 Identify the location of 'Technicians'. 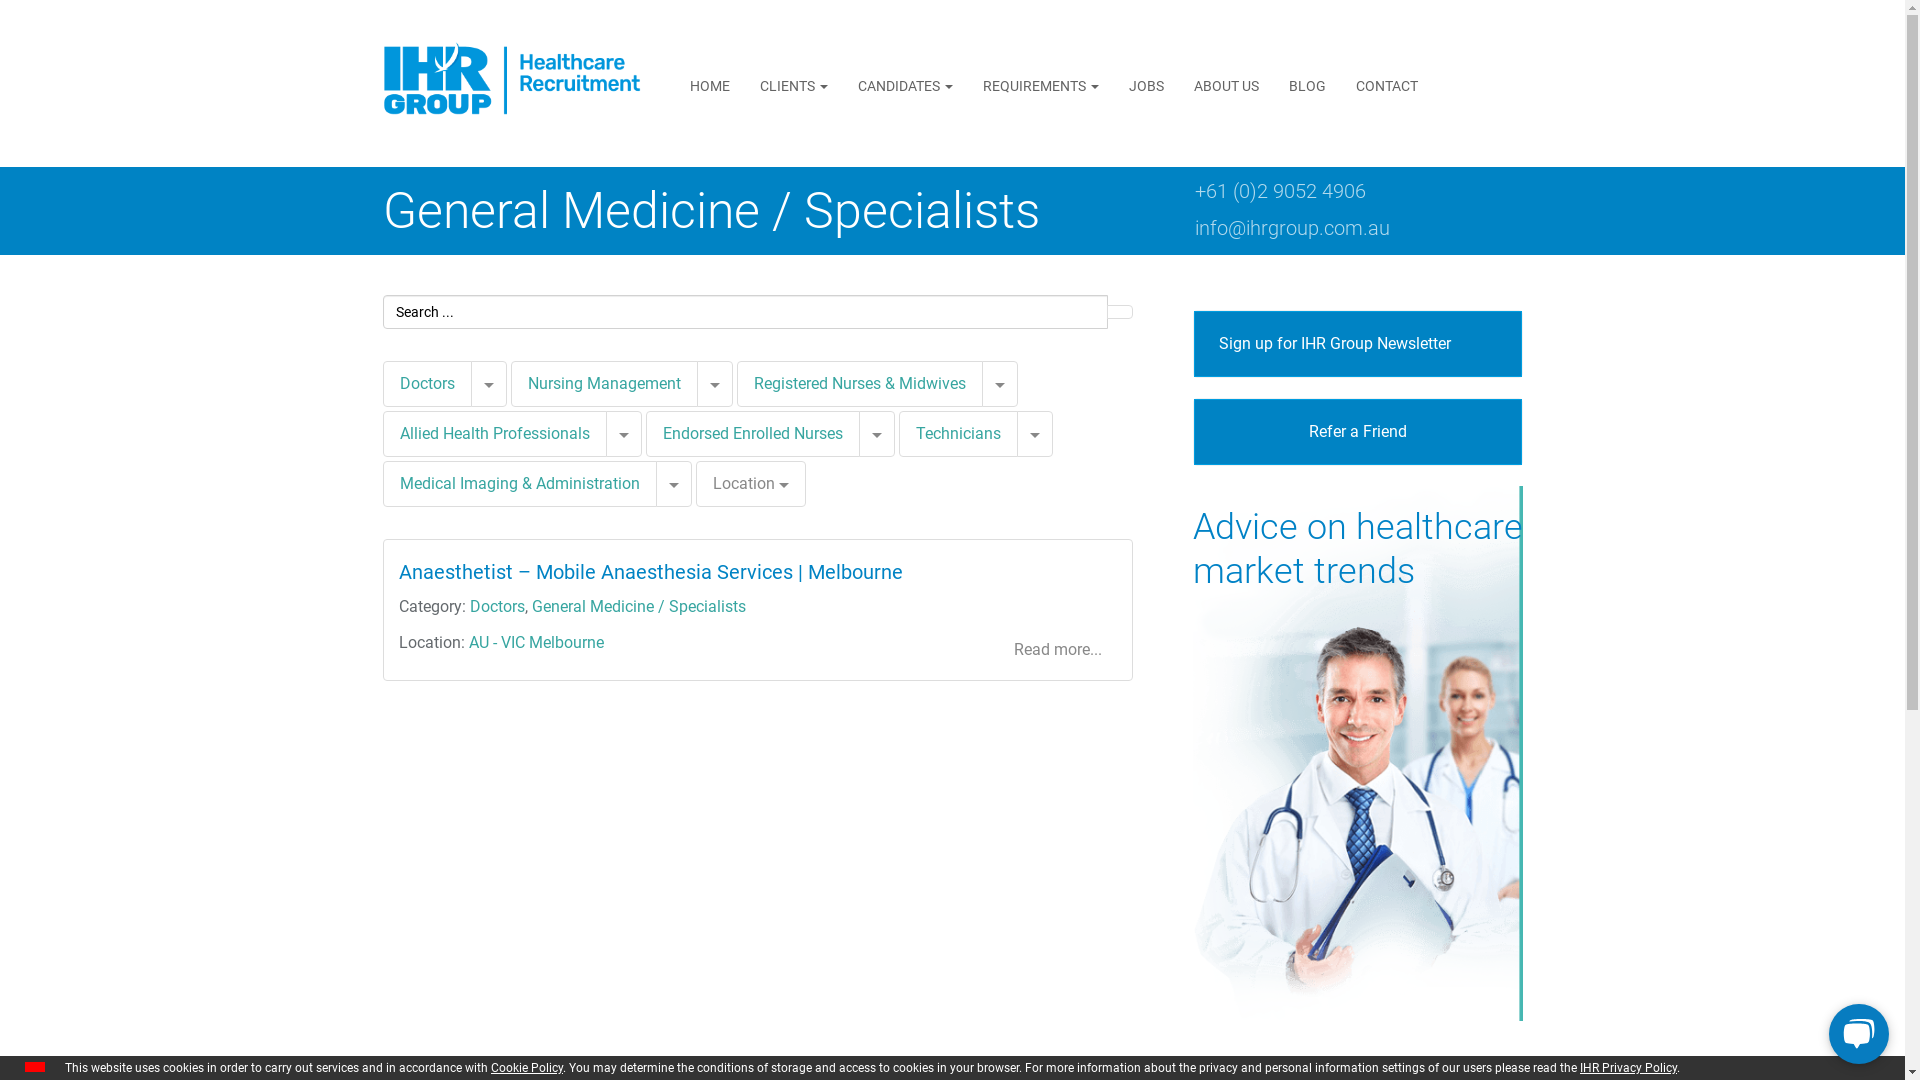
(956, 433).